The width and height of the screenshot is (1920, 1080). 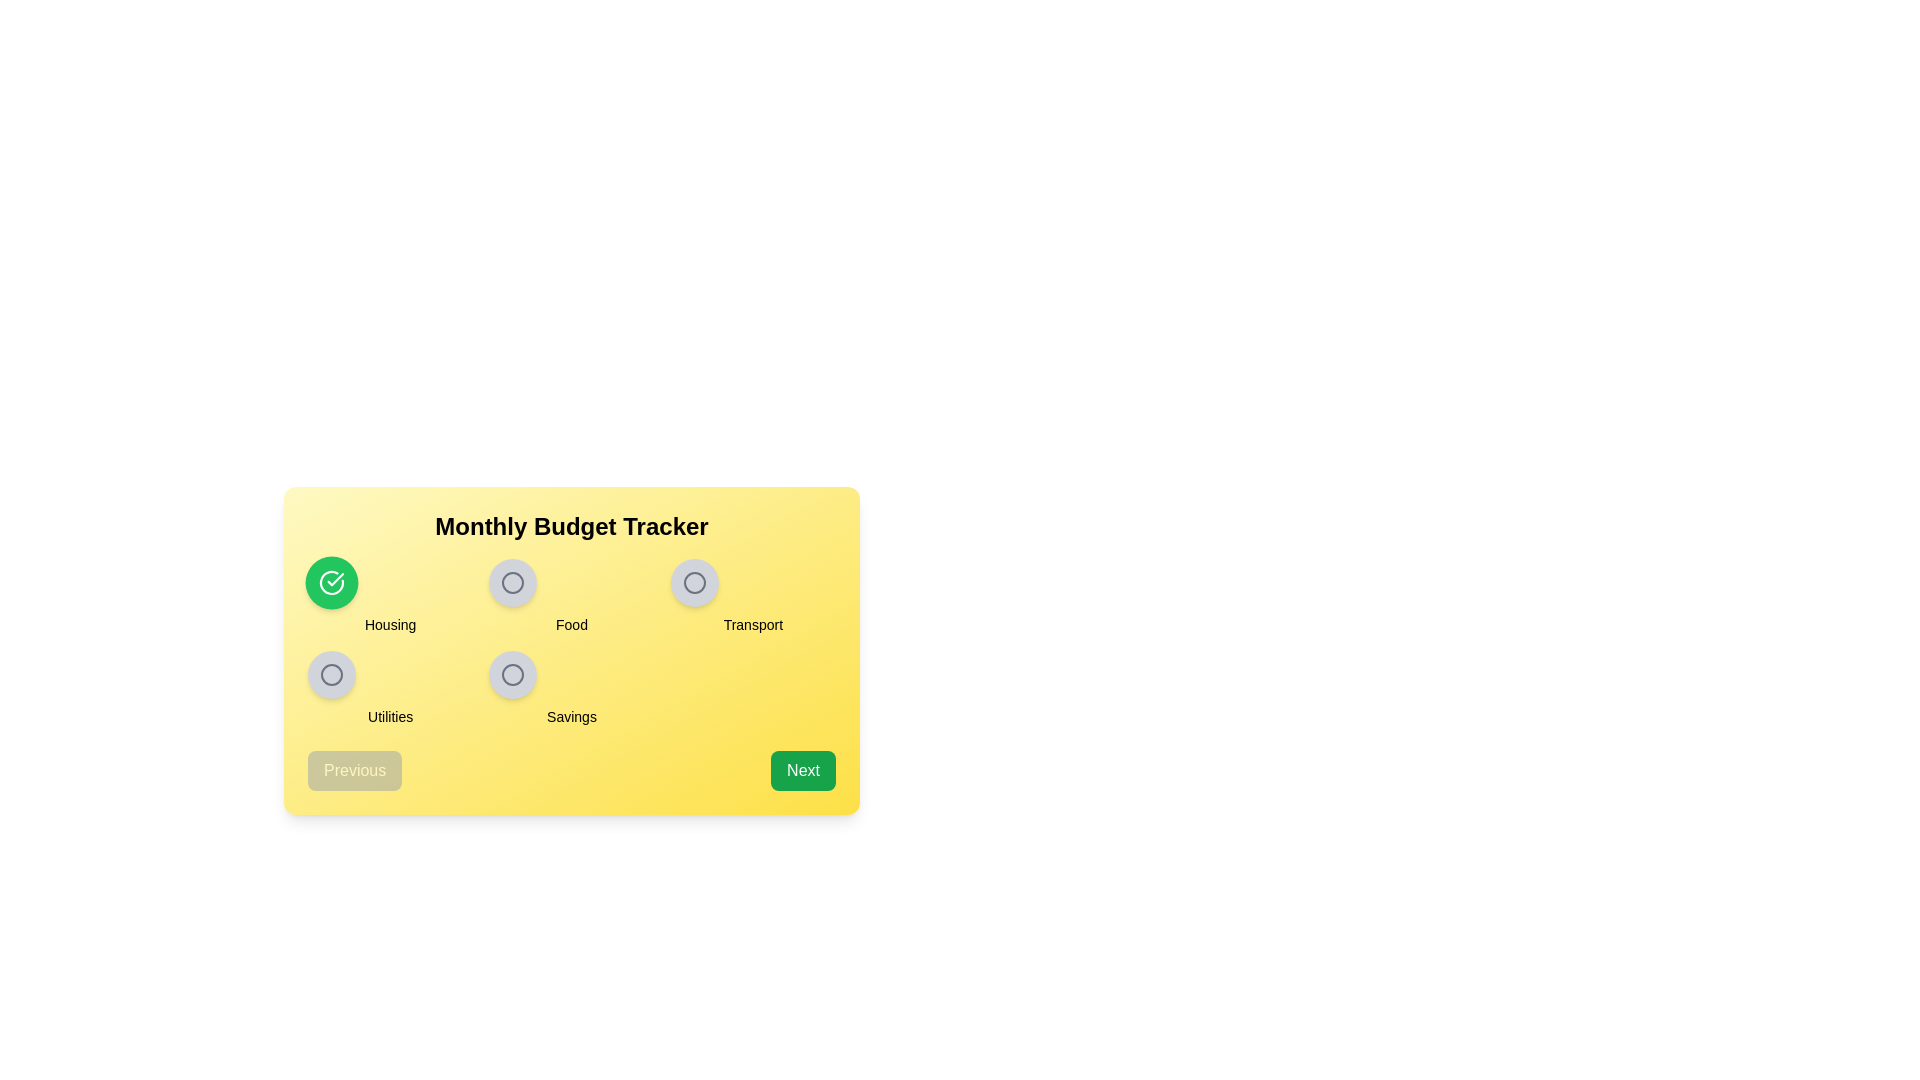 I want to click on the selection indicator button for the 'Housing' category in the budget tracker interface, located in the top row of the grid and directly above the text 'Housing', so click(x=331, y=582).